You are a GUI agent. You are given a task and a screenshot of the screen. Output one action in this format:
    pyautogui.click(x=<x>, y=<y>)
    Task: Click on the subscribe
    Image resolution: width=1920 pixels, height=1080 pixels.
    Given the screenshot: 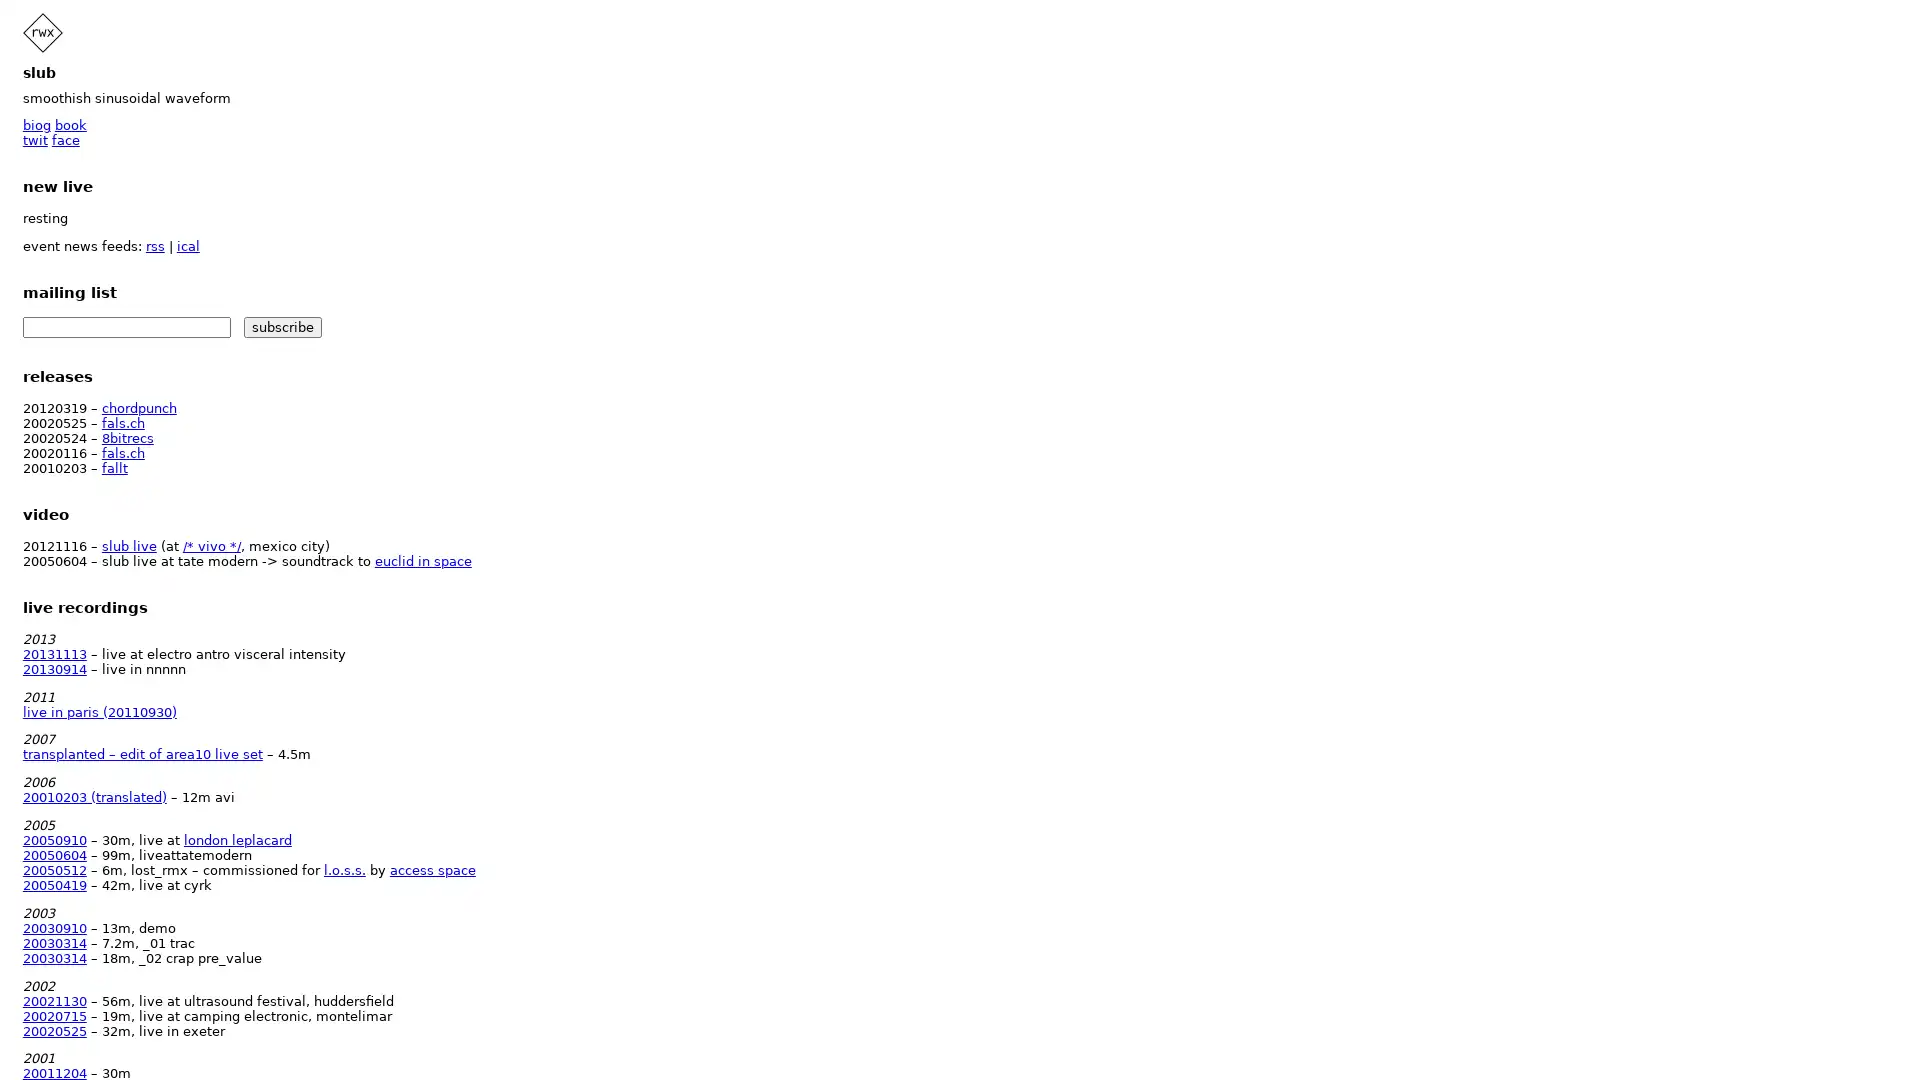 What is the action you would take?
    pyautogui.click(x=282, y=326)
    